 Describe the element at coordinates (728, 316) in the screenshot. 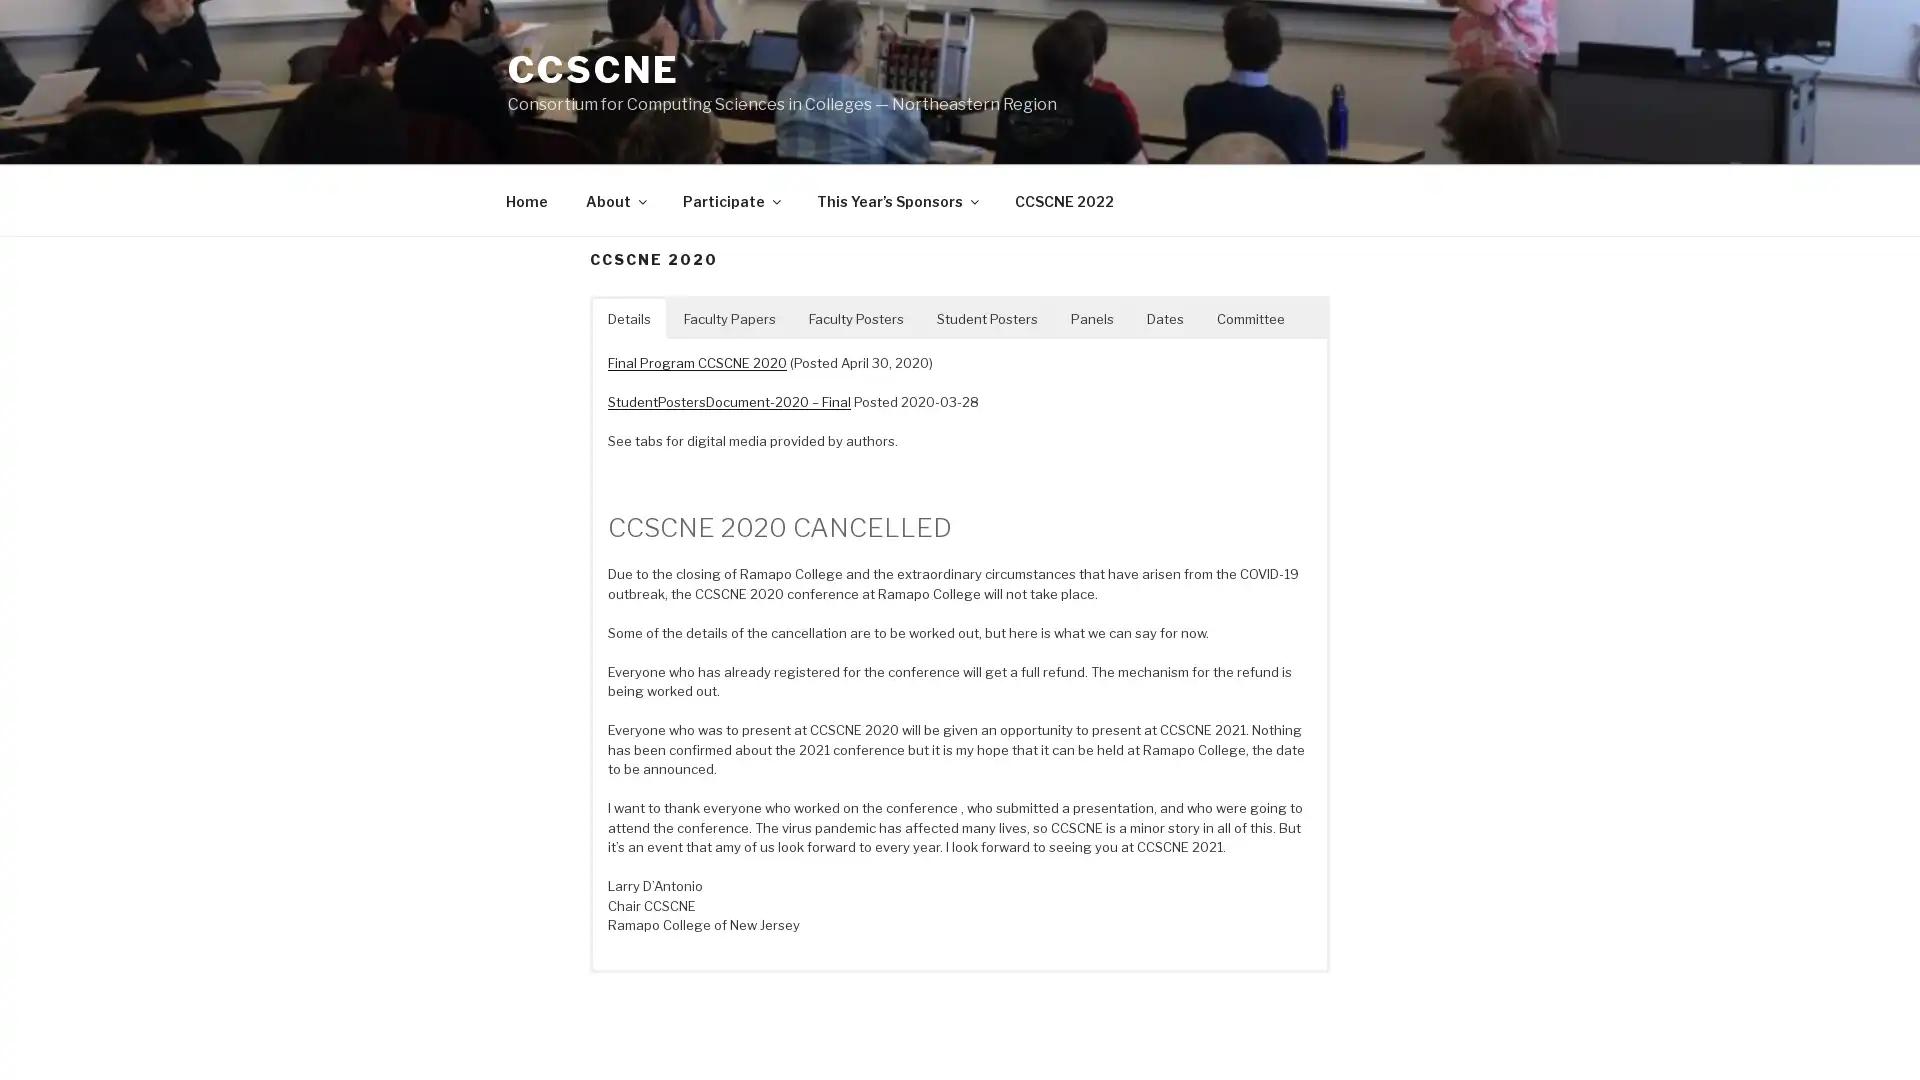

I see `Faculty Papers` at that location.